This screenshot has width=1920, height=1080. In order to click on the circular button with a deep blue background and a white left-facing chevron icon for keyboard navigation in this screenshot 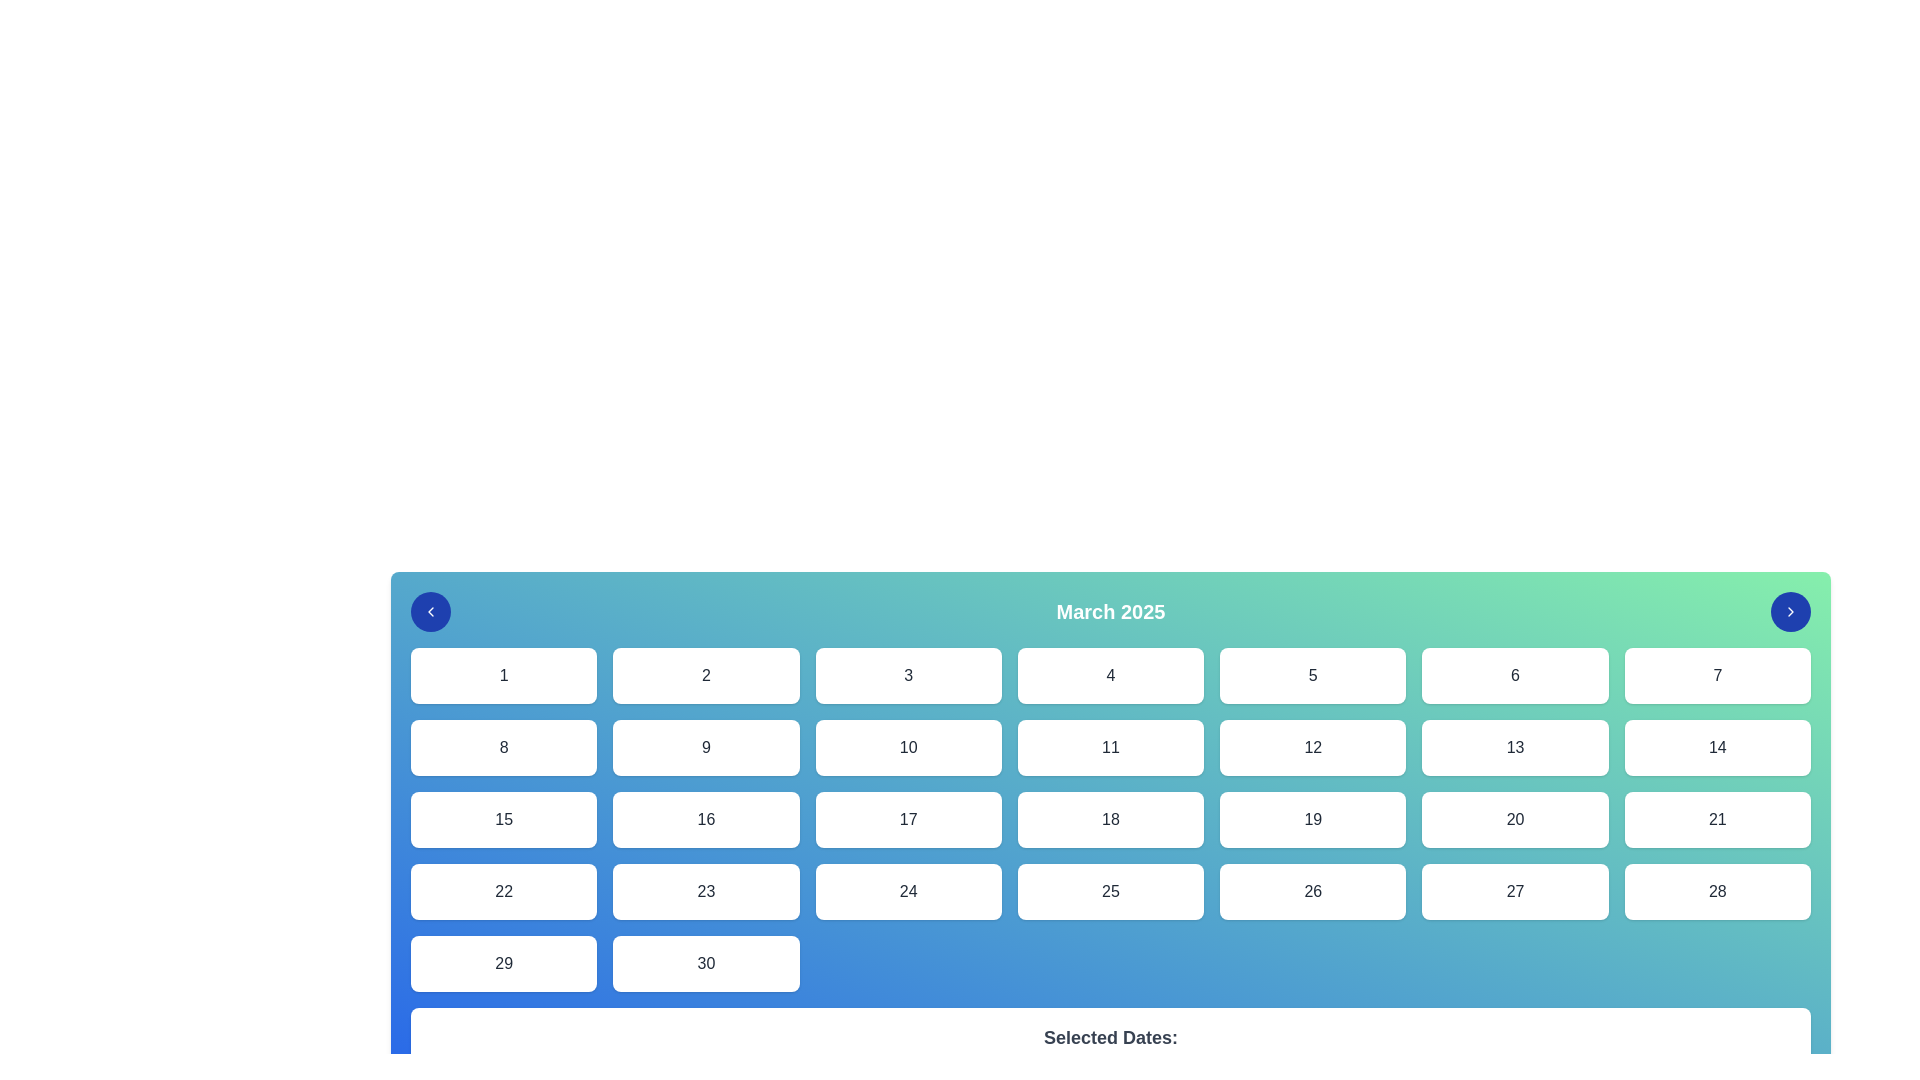, I will do `click(430, 611)`.